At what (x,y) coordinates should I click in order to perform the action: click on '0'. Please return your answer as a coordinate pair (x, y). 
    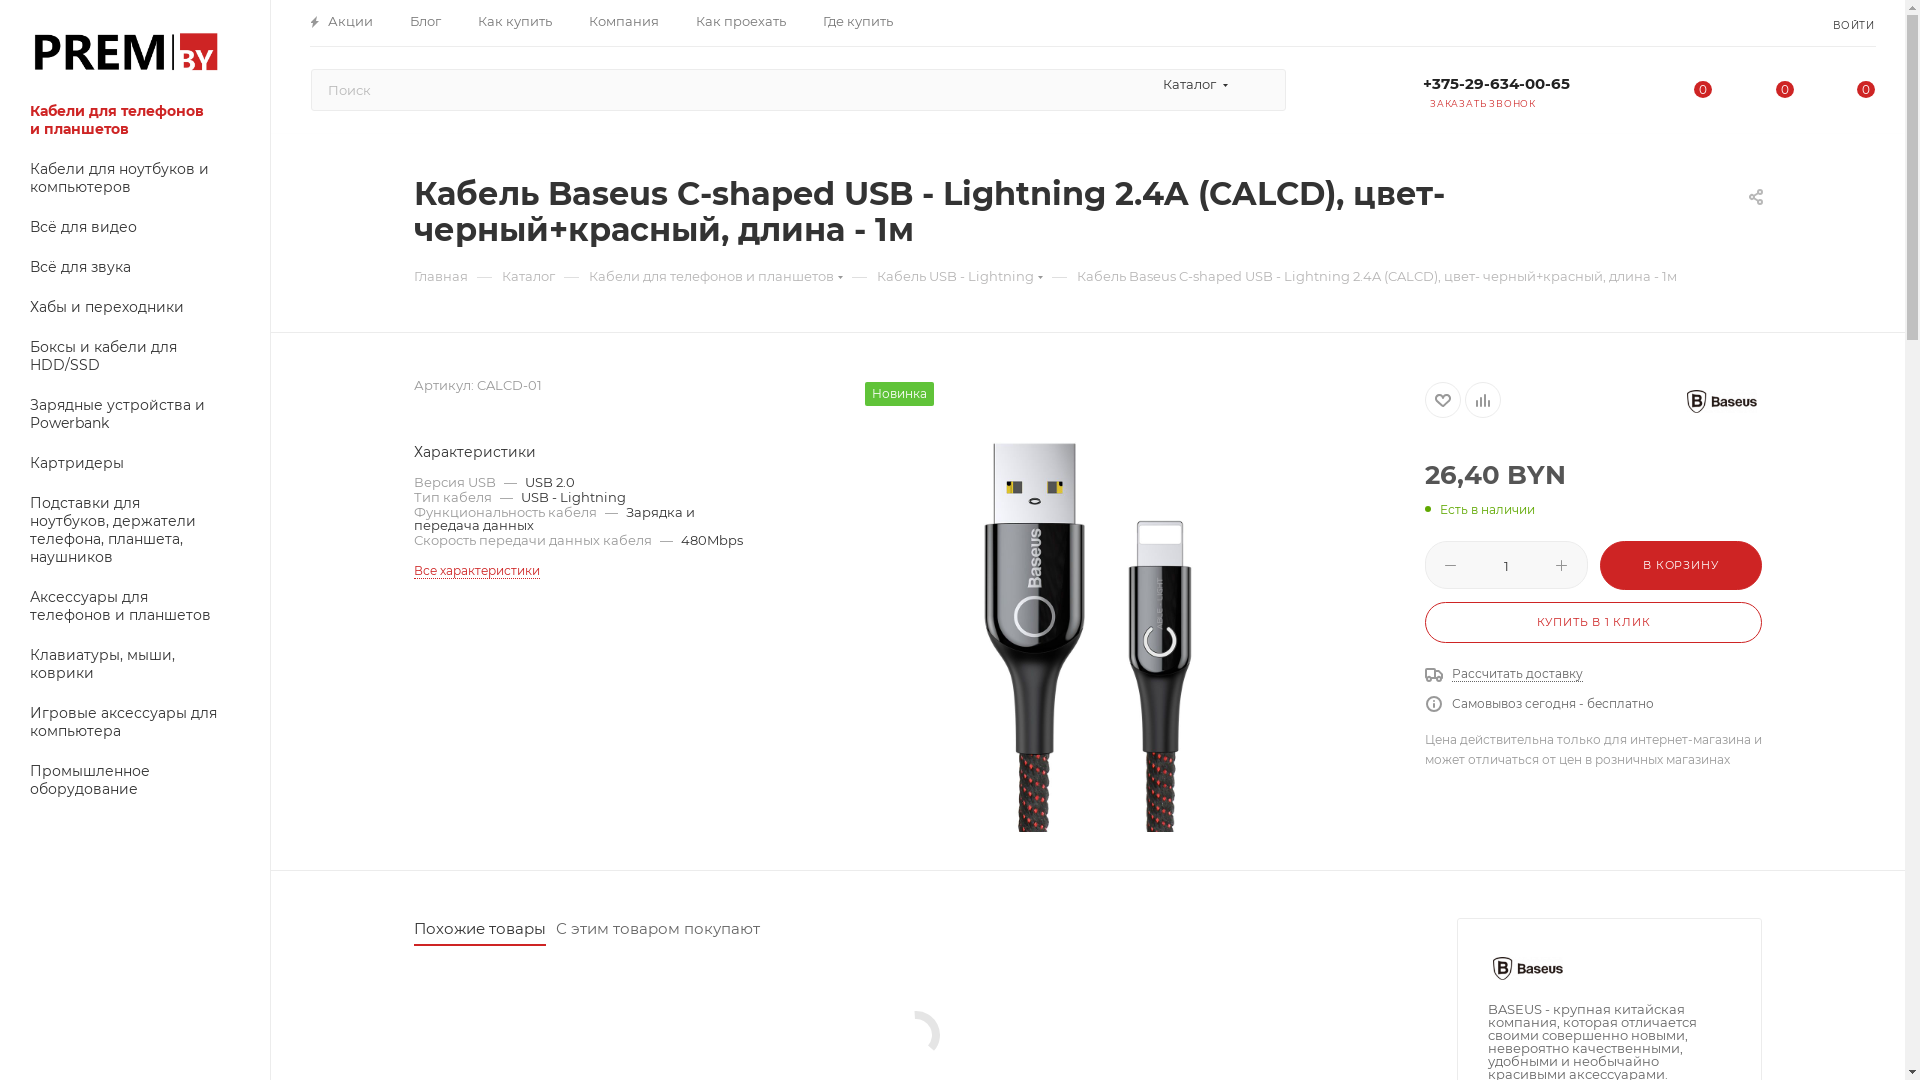
    Looking at the image, I should click on (1731, 92).